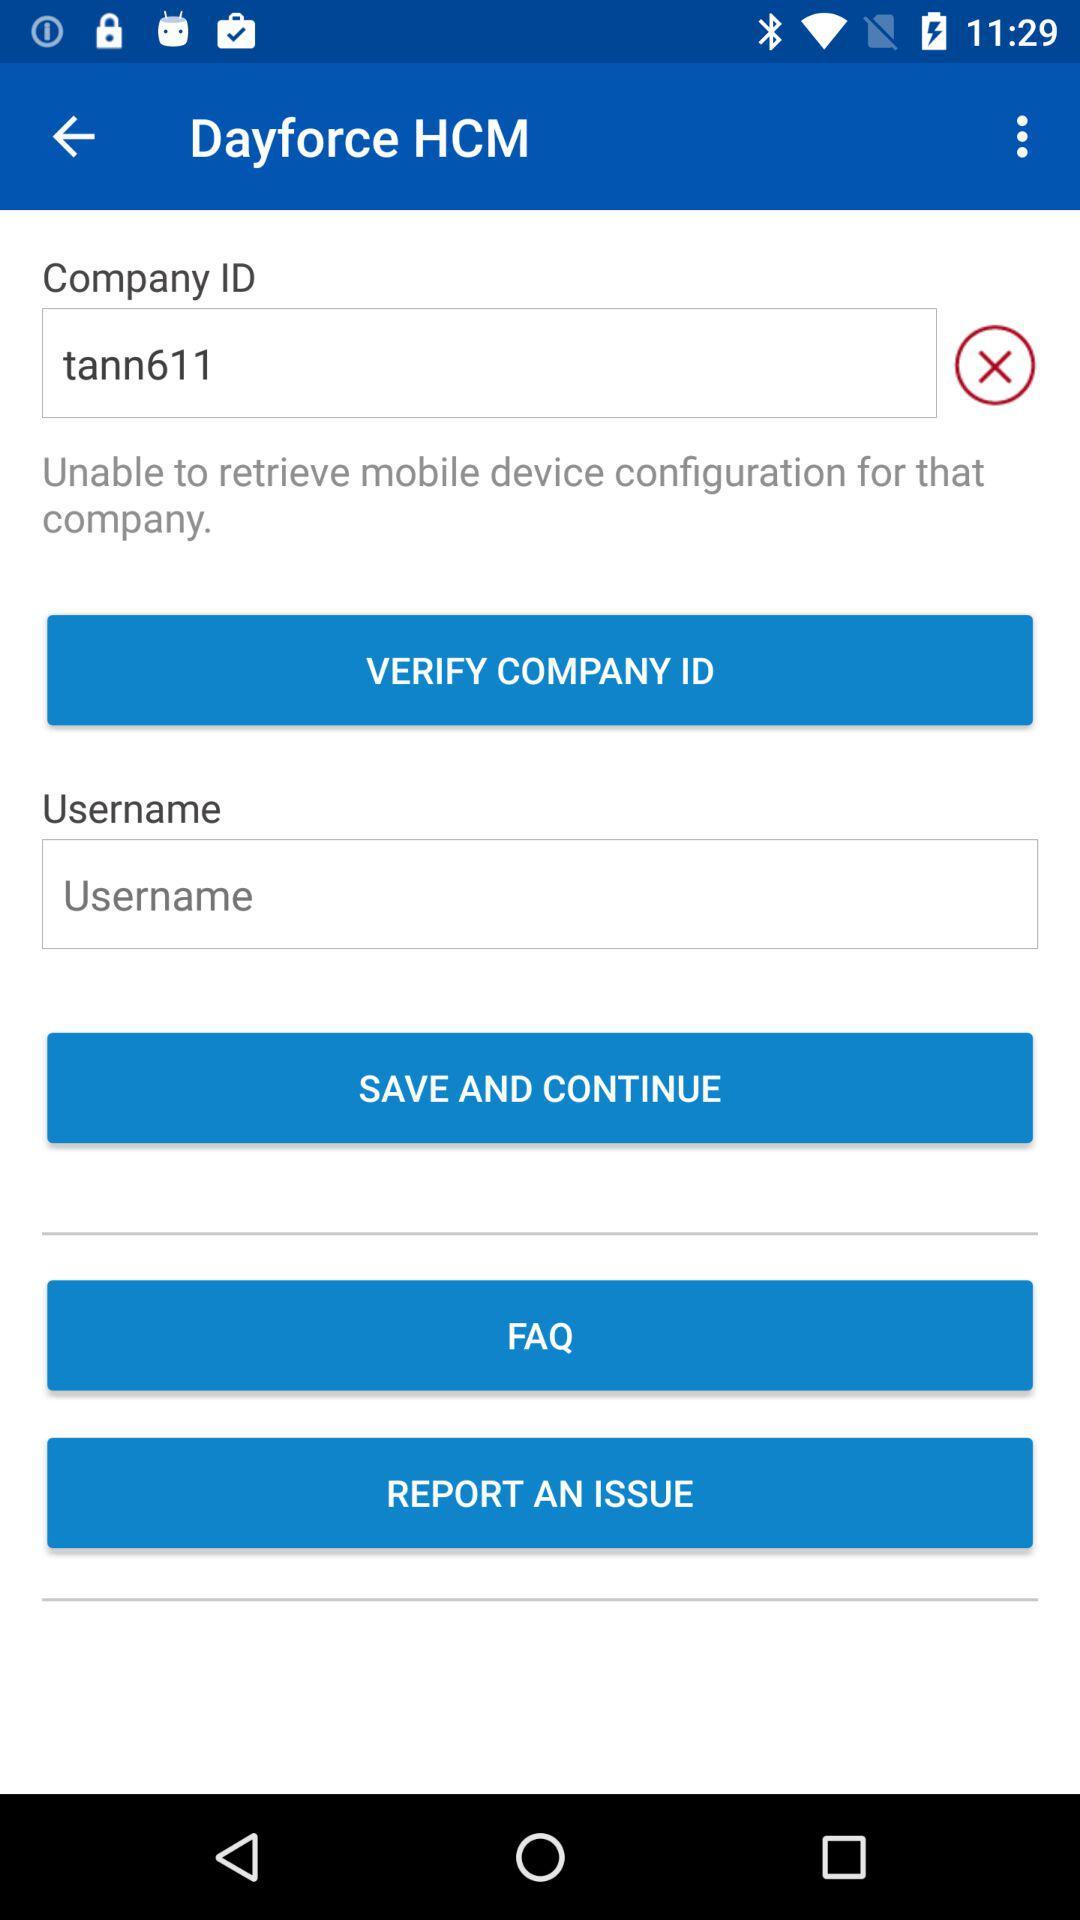 This screenshot has width=1080, height=1920. Describe the element at coordinates (994, 363) in the screenshot. I see `the close icon` at that location.